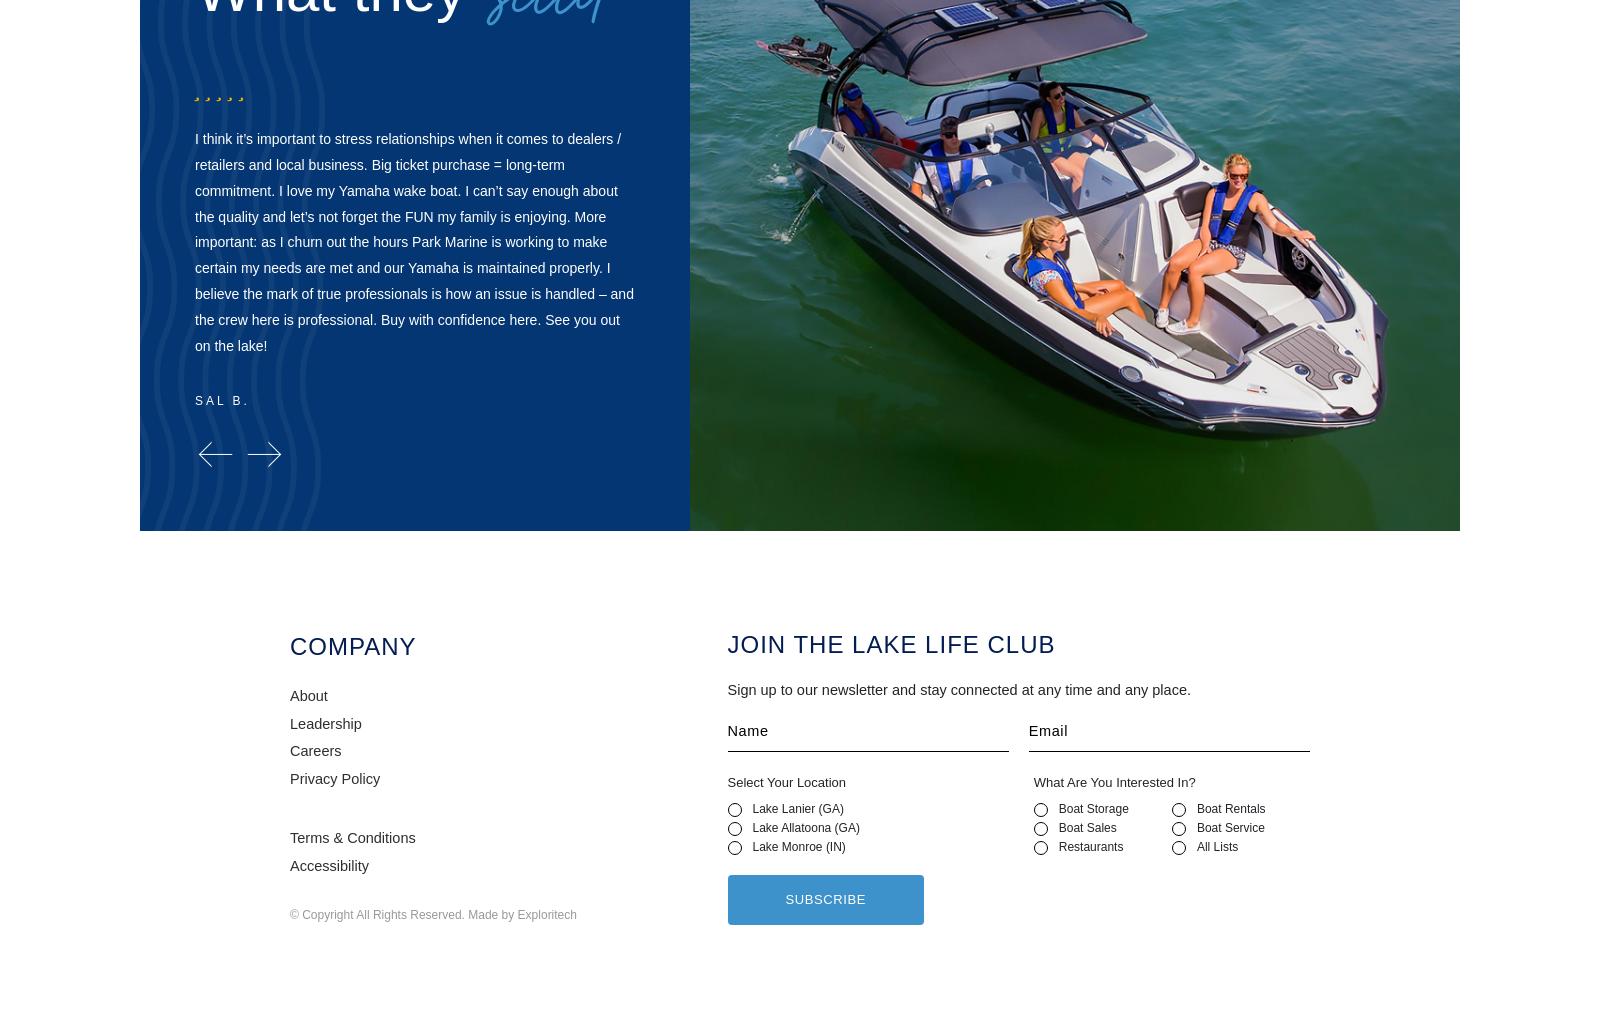 The width and height of the screenshot is (1600, 1022). Describe the element at coordinates (222, 399) in the screenshot. I see `'Sal B.'` at that location.